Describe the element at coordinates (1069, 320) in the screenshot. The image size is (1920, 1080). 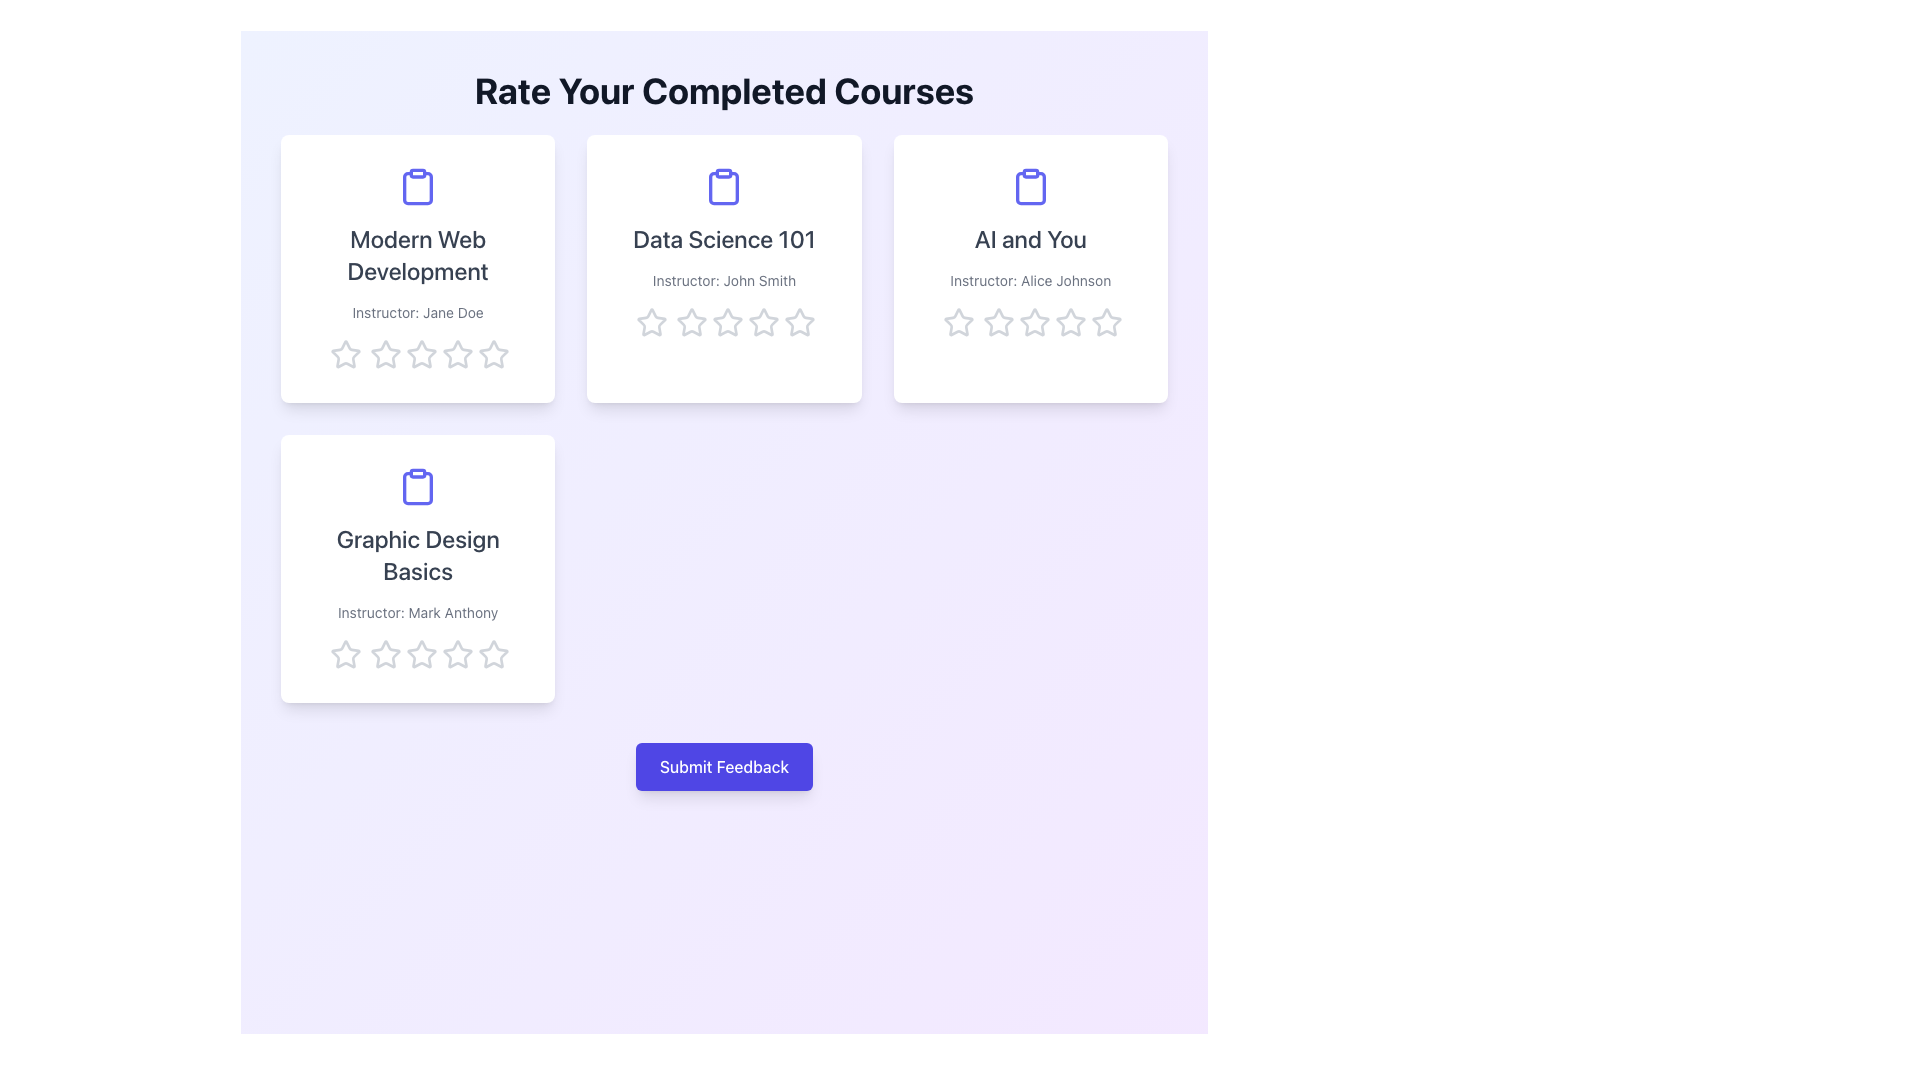
I see `the third star icon from the left in the five-star rating system located below the 'AI and You' course card` at that location.